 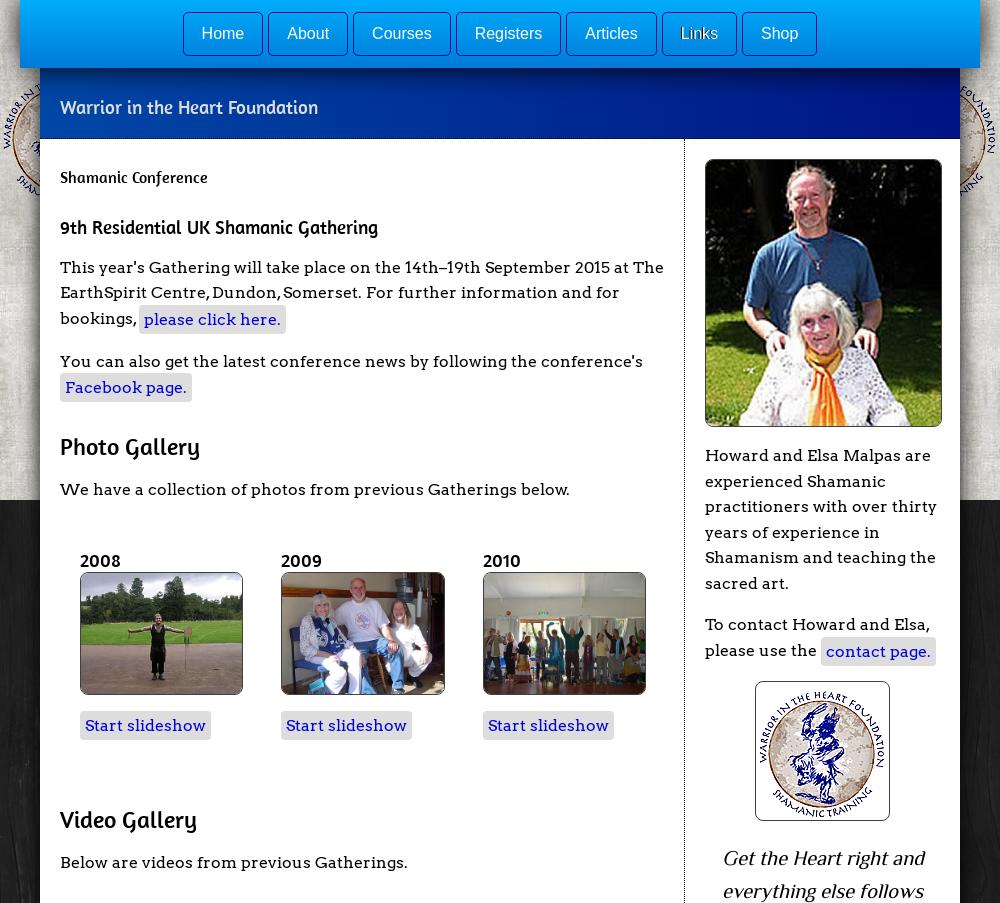 I want to click on 'We have a collection of photos from previous Gatherings below.', so click(x=314, y=488).